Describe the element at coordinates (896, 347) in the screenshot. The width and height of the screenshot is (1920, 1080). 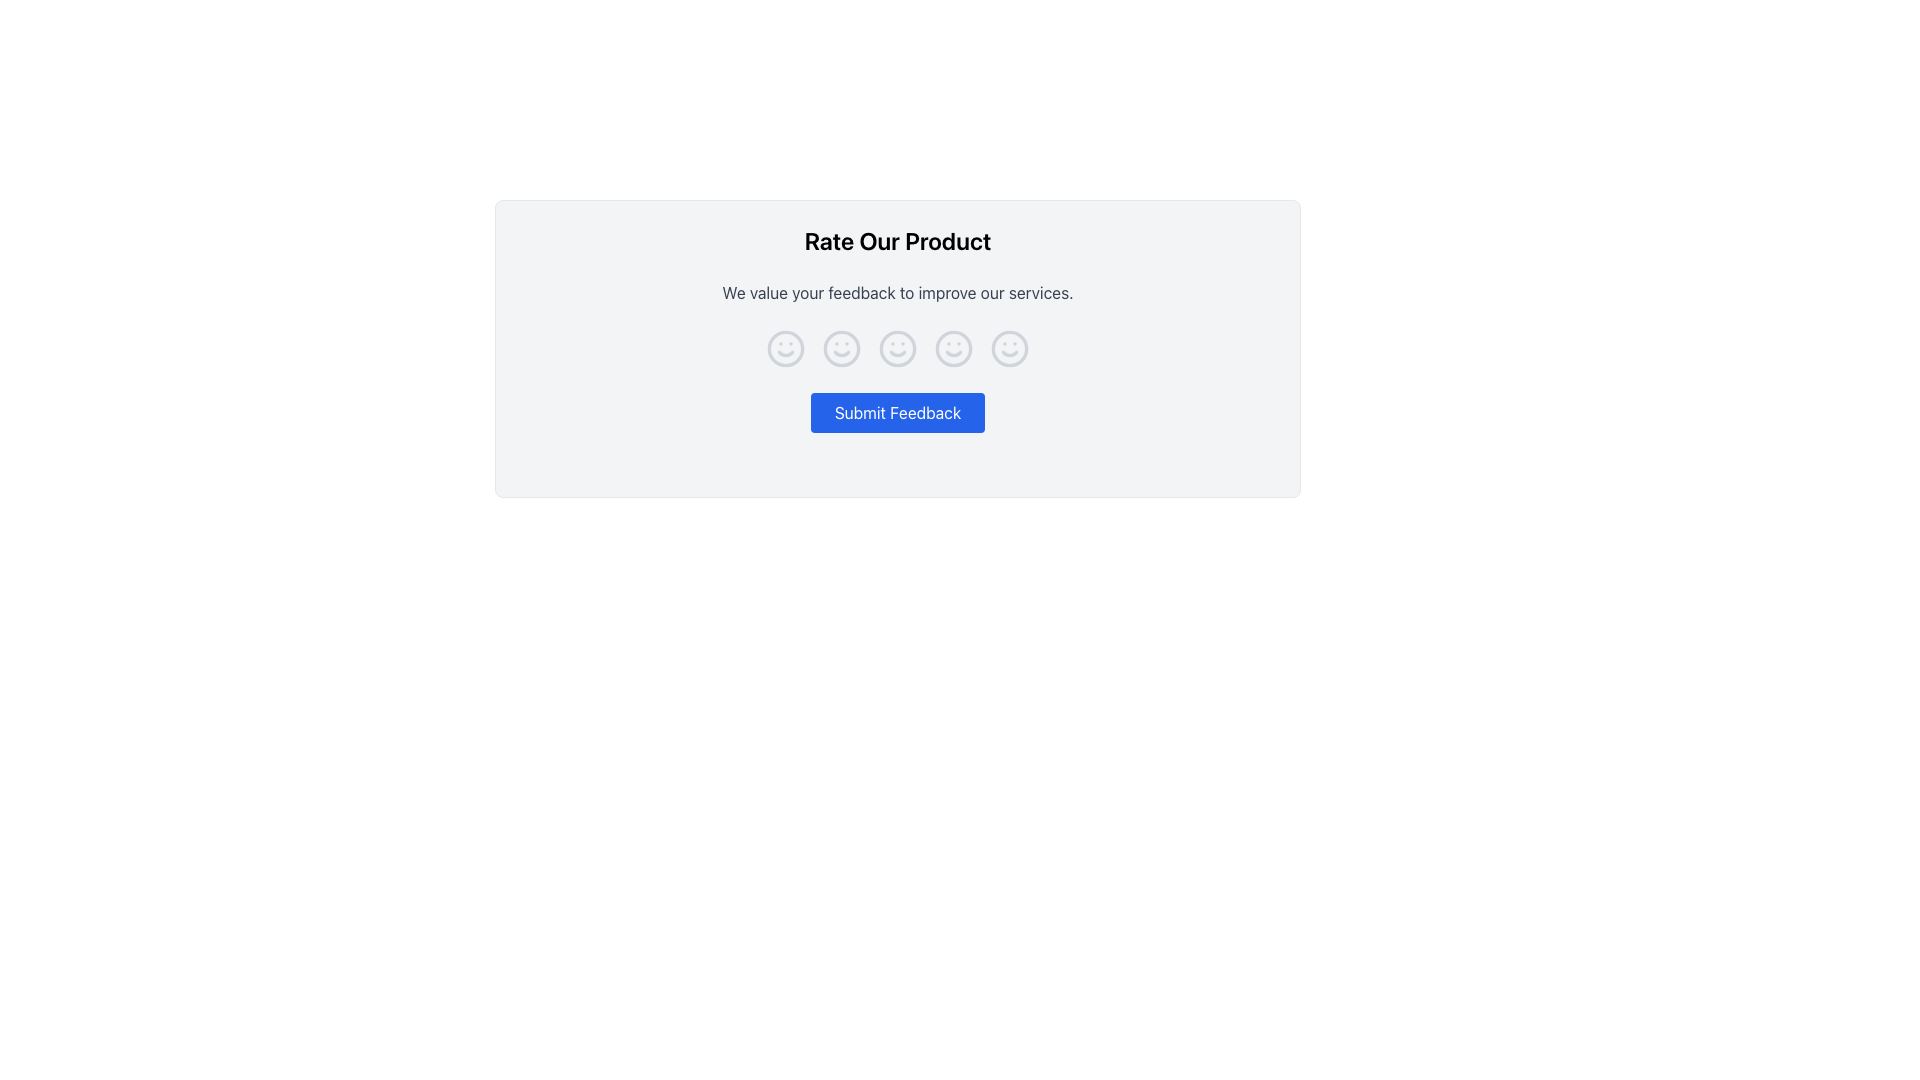
I see `the circular outline of the neutral face icon, which is the second icon in a row of five horizontally aligned face icons` at that location.